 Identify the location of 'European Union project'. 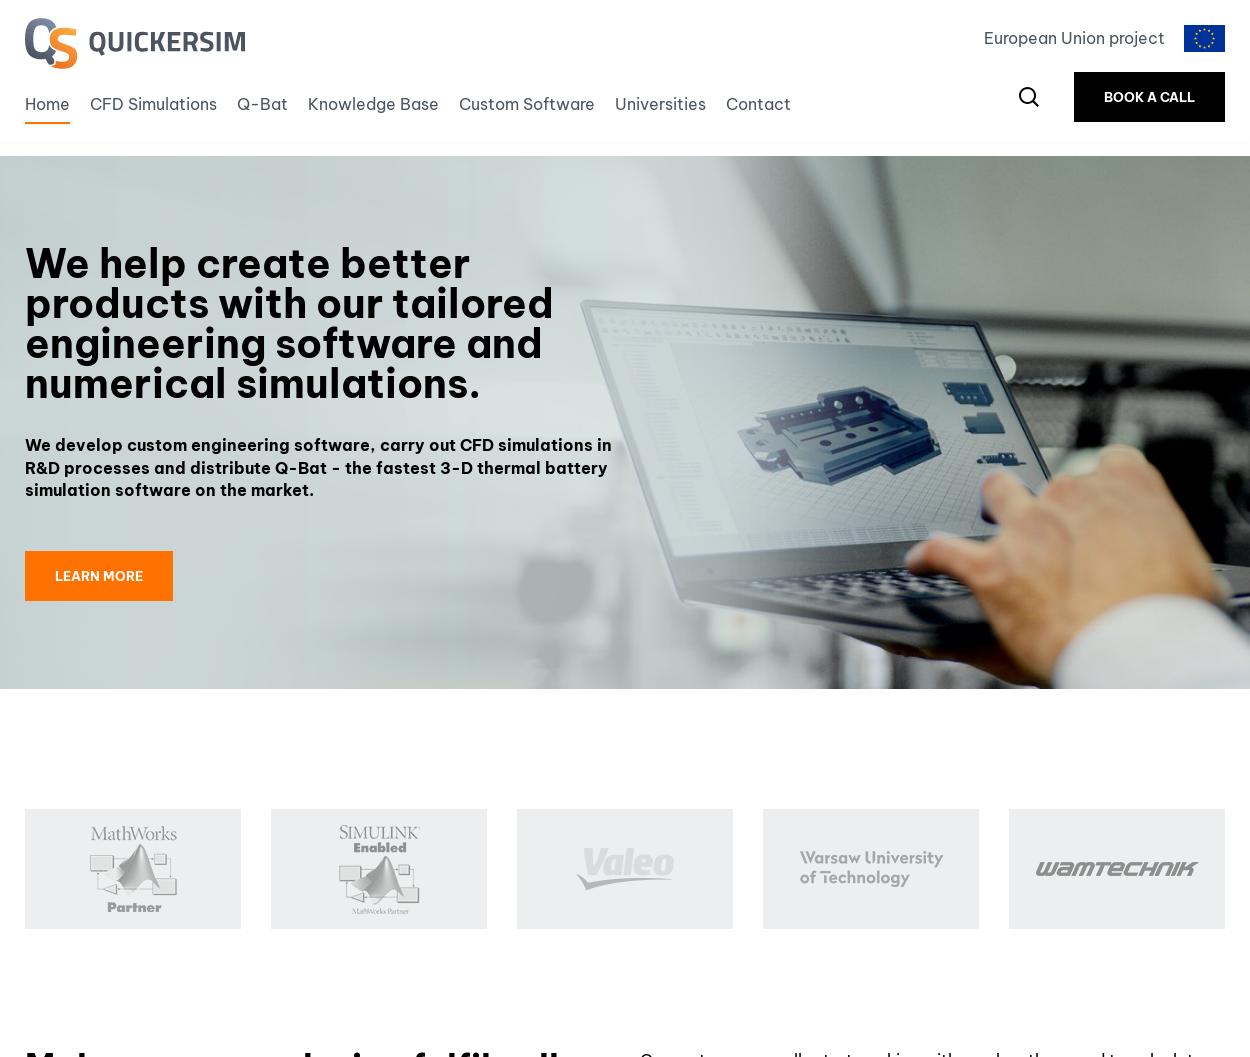
(1073, 38).